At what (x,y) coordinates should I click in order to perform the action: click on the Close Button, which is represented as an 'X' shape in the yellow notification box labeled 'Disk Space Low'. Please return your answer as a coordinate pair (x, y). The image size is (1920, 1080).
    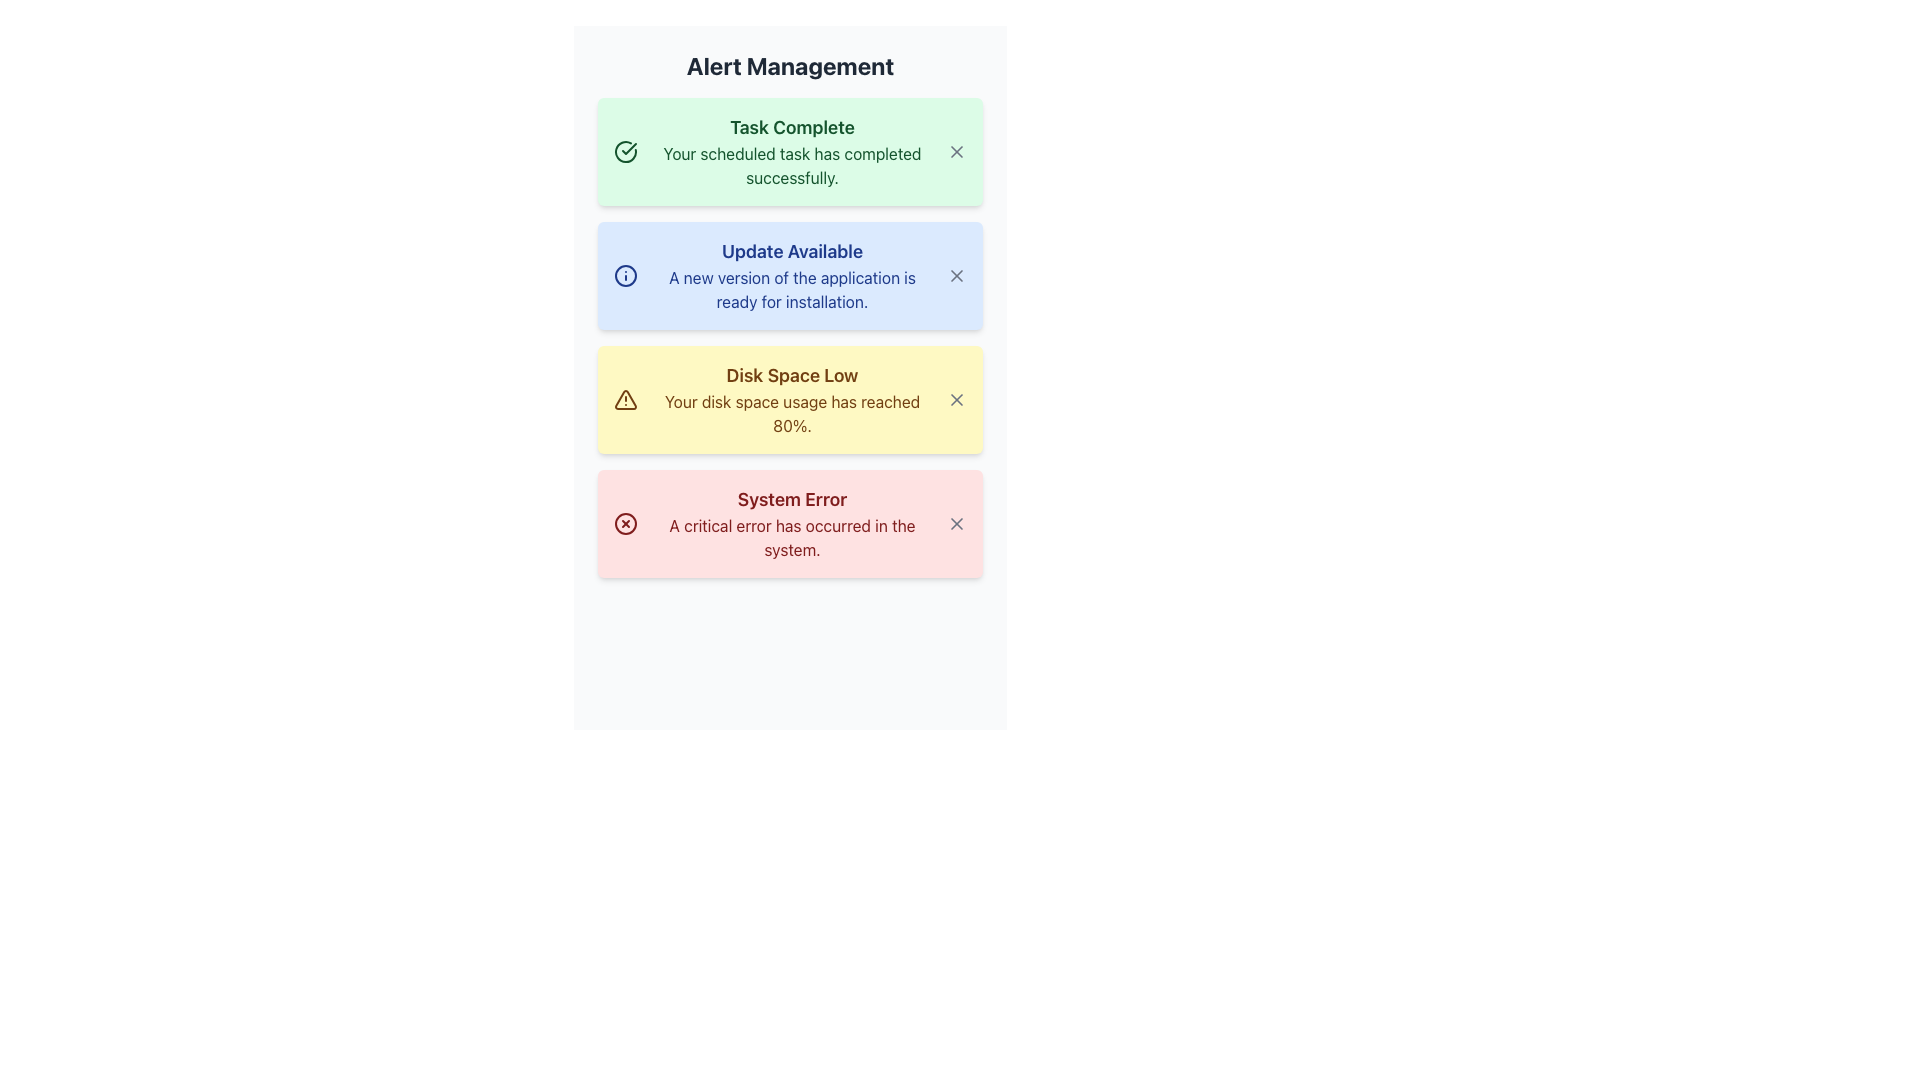
    Looking at the image, I should click on (955, 400).